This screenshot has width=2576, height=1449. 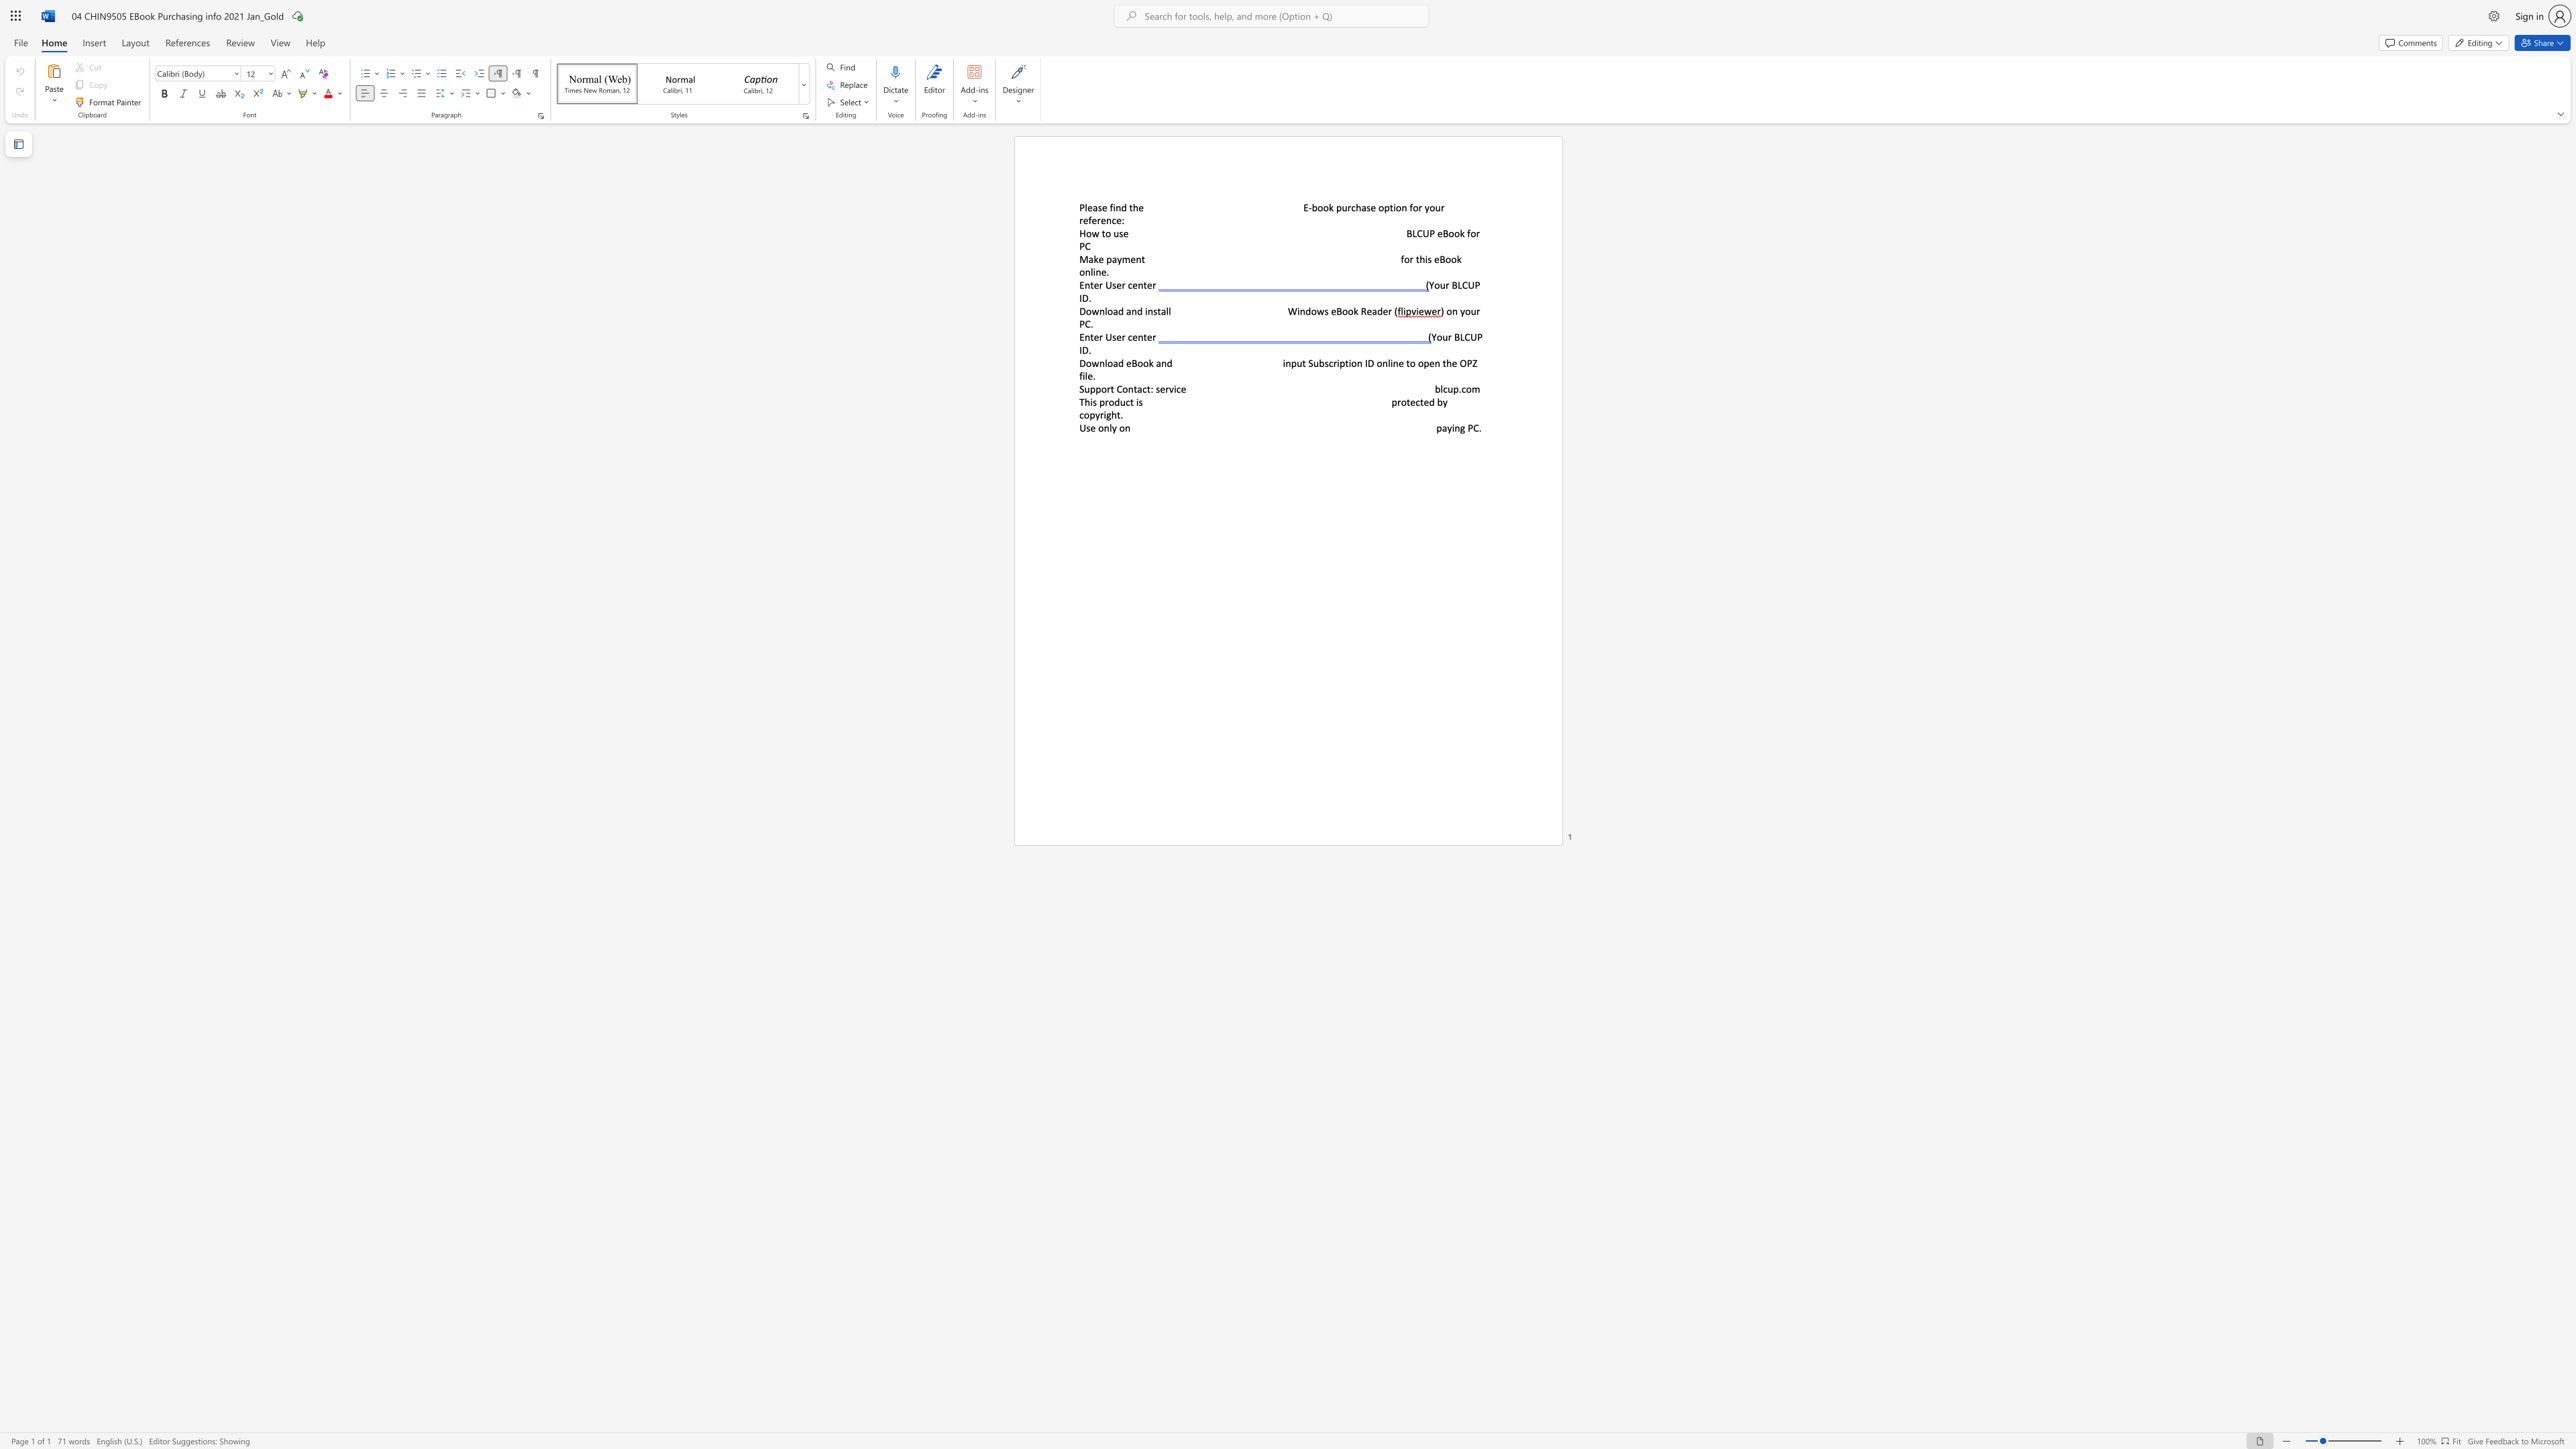 What do you see at coordinates (1479, 427) in the screenshot?
I see `the 1th character "." in the text` at bounding box center [1479, 427].